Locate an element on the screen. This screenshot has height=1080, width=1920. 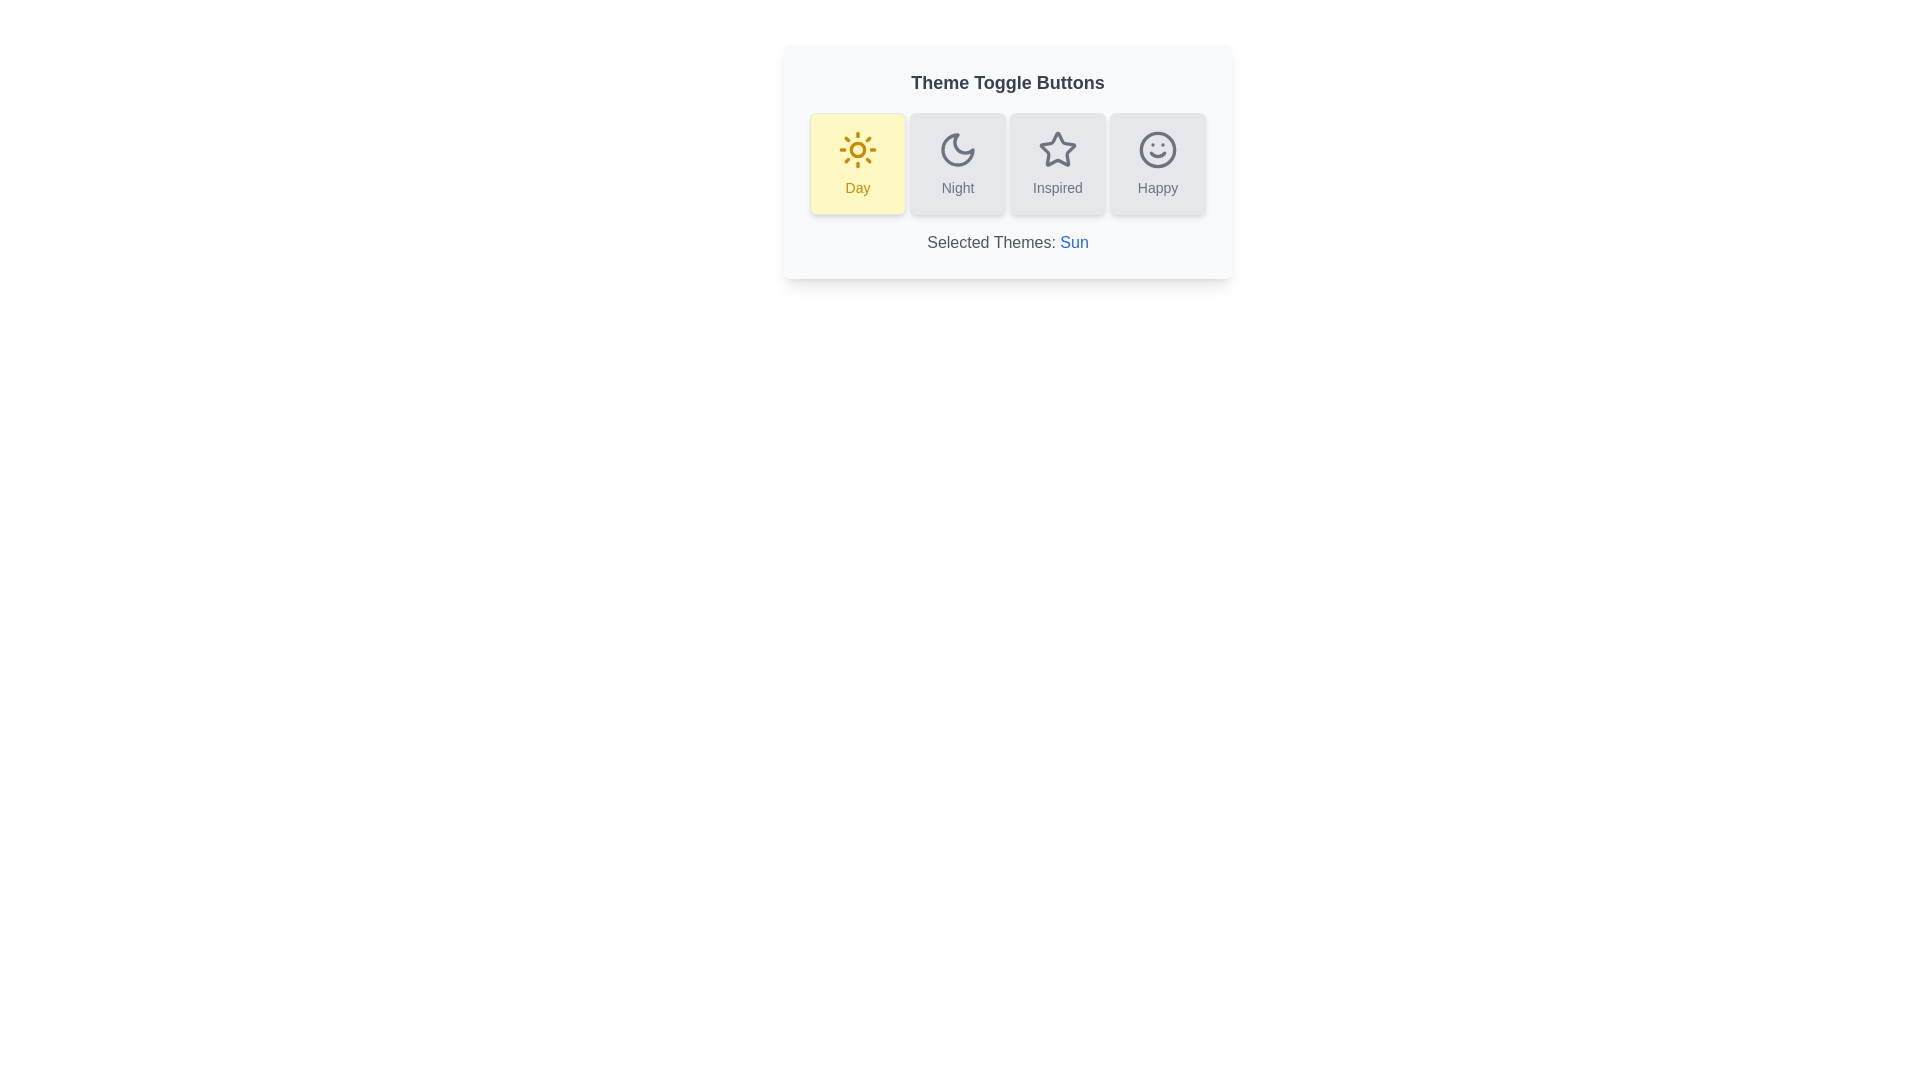
the 'Night' mode toggle button is located at coordinates (957, 163).